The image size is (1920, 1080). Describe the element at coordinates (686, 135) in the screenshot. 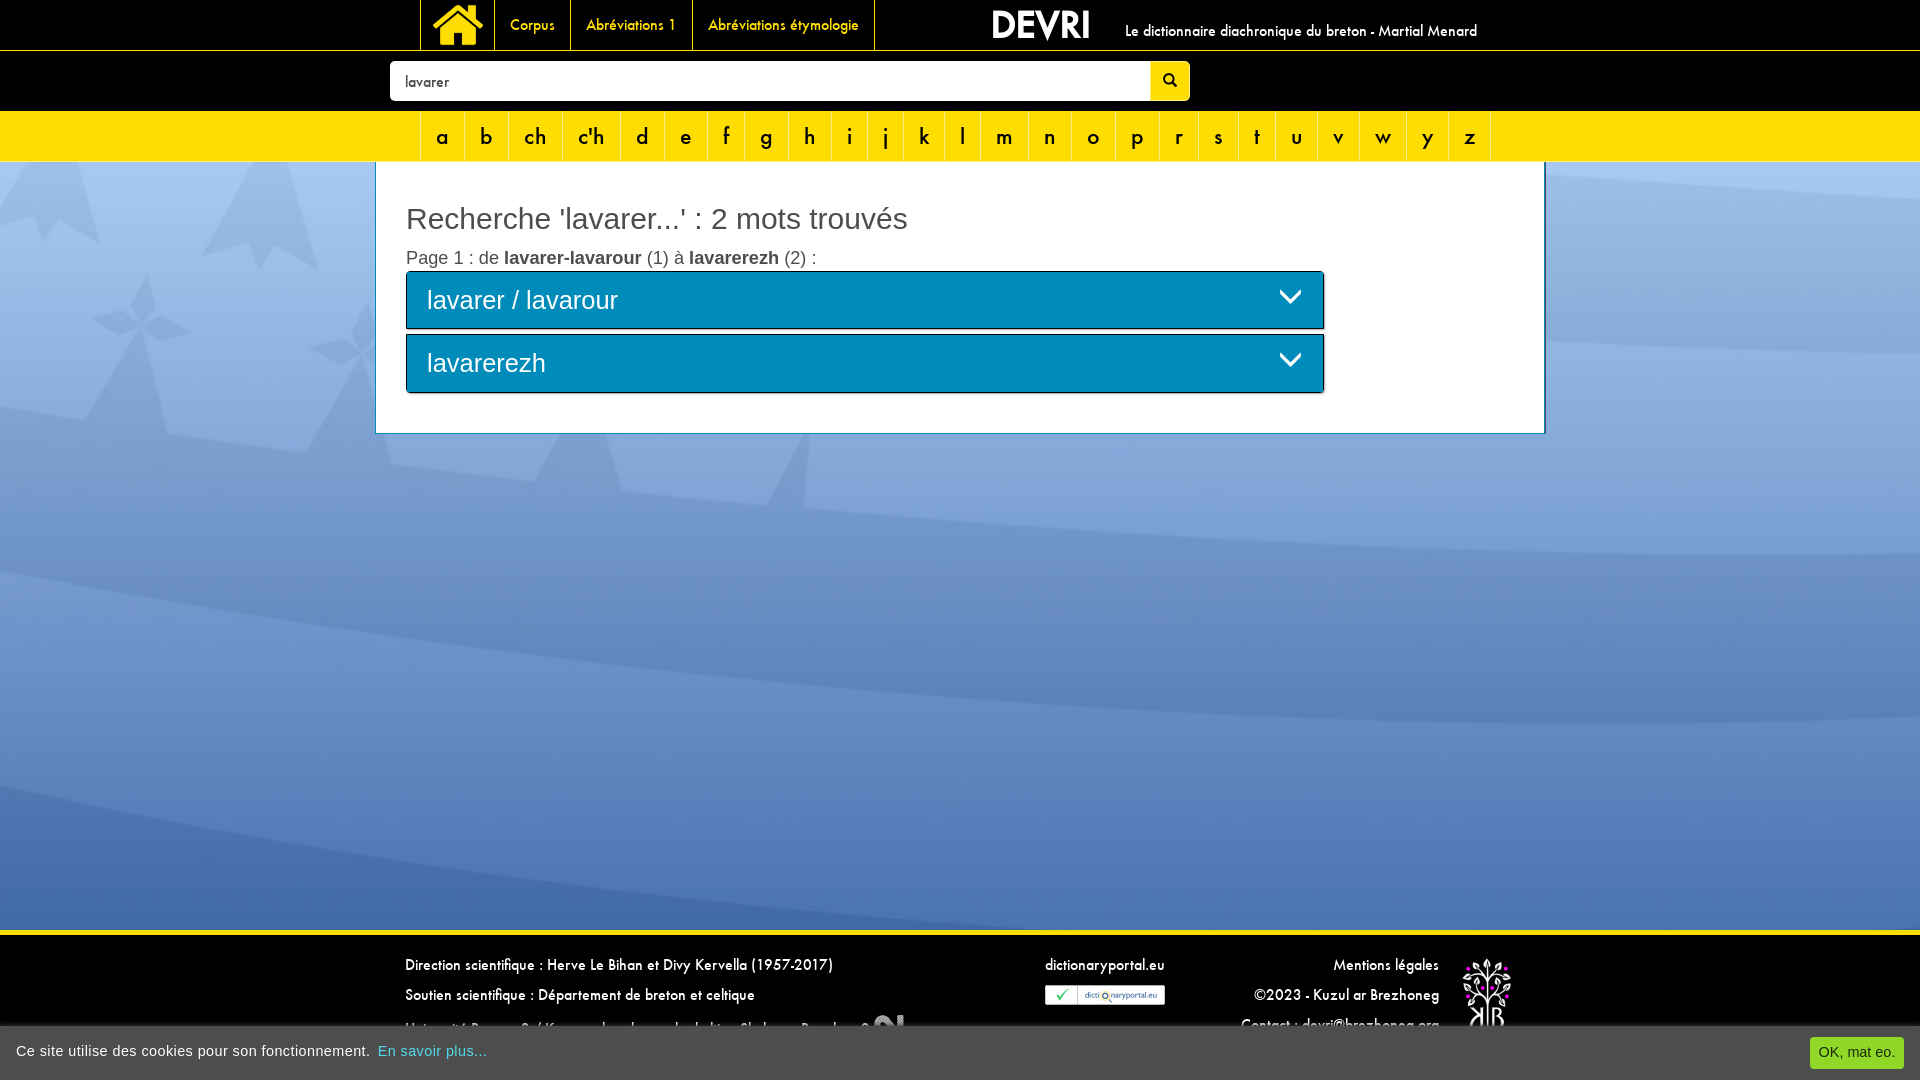

I see `'e'` at that location.